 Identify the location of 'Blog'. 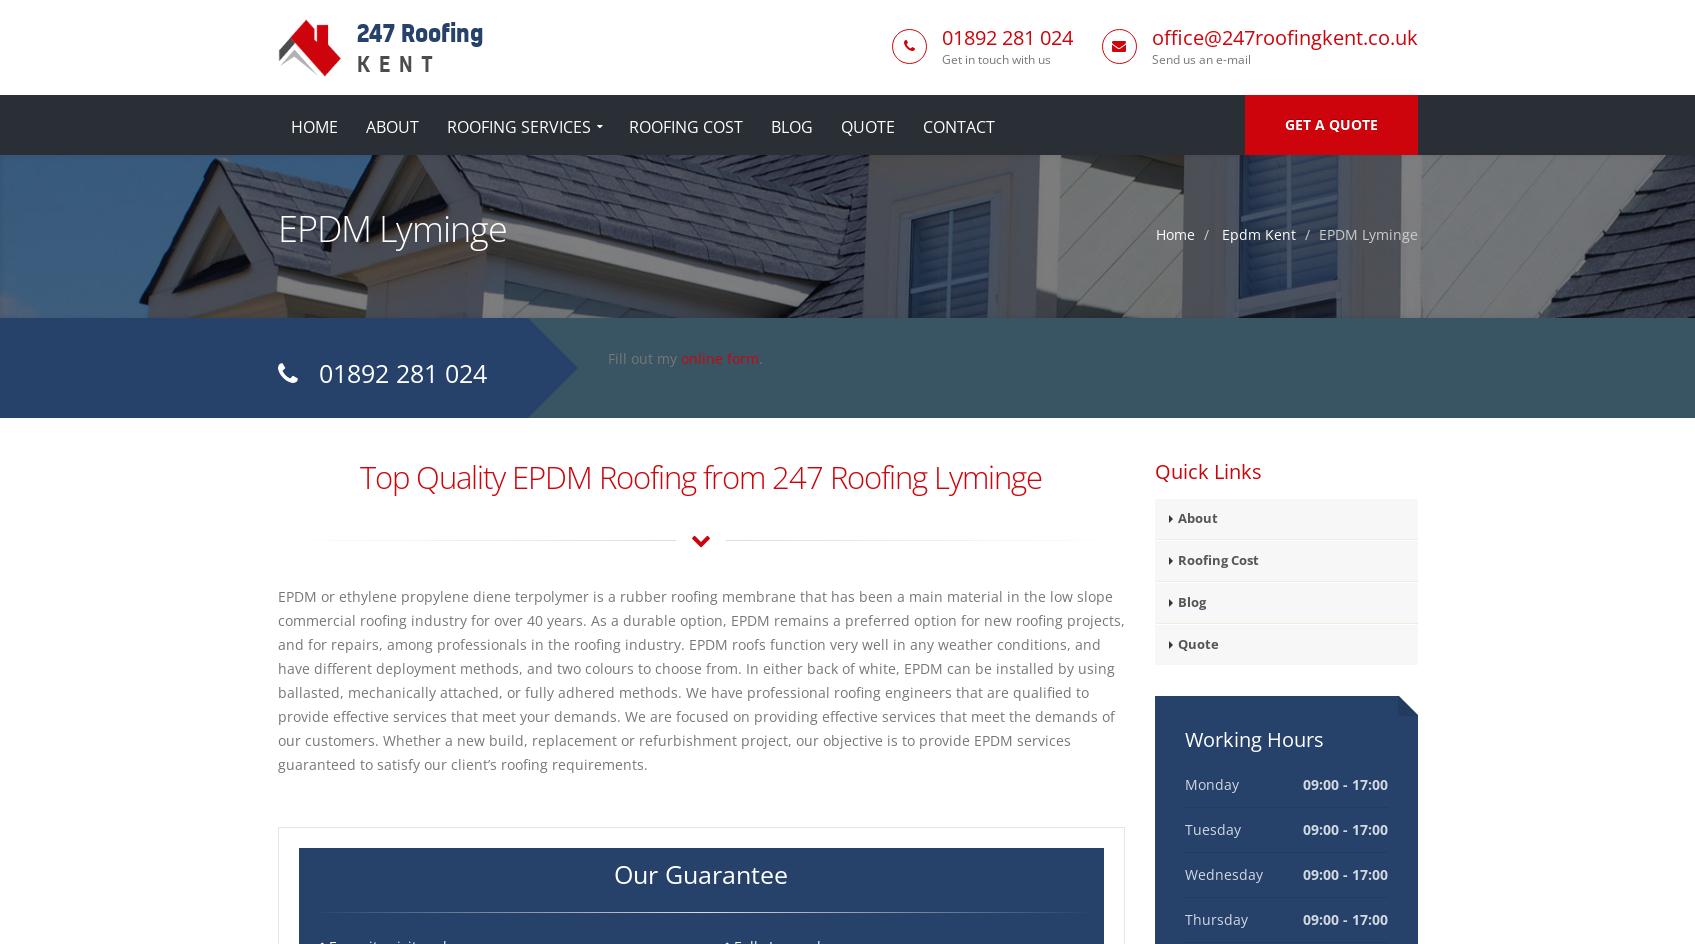
(1191, 602).